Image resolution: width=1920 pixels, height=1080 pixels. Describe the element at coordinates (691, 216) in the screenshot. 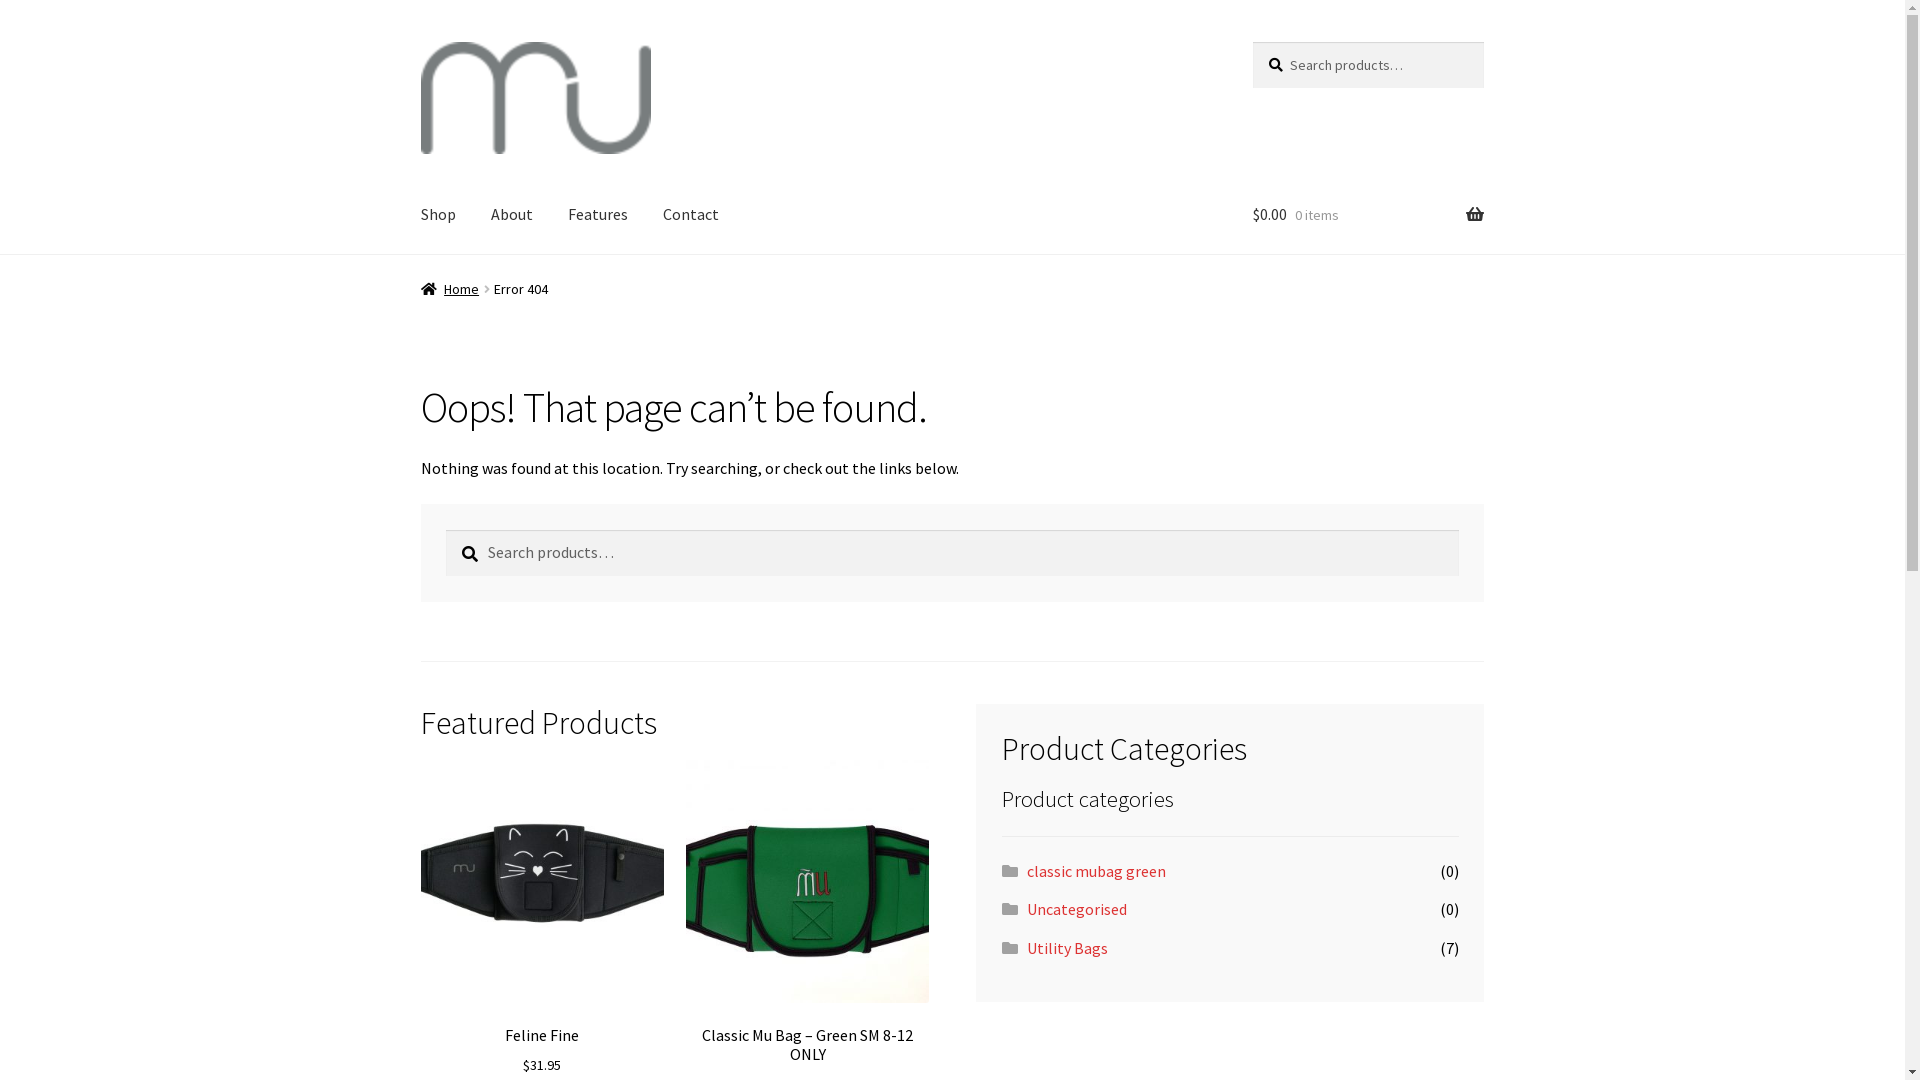

I see `'Contact'` at that location.